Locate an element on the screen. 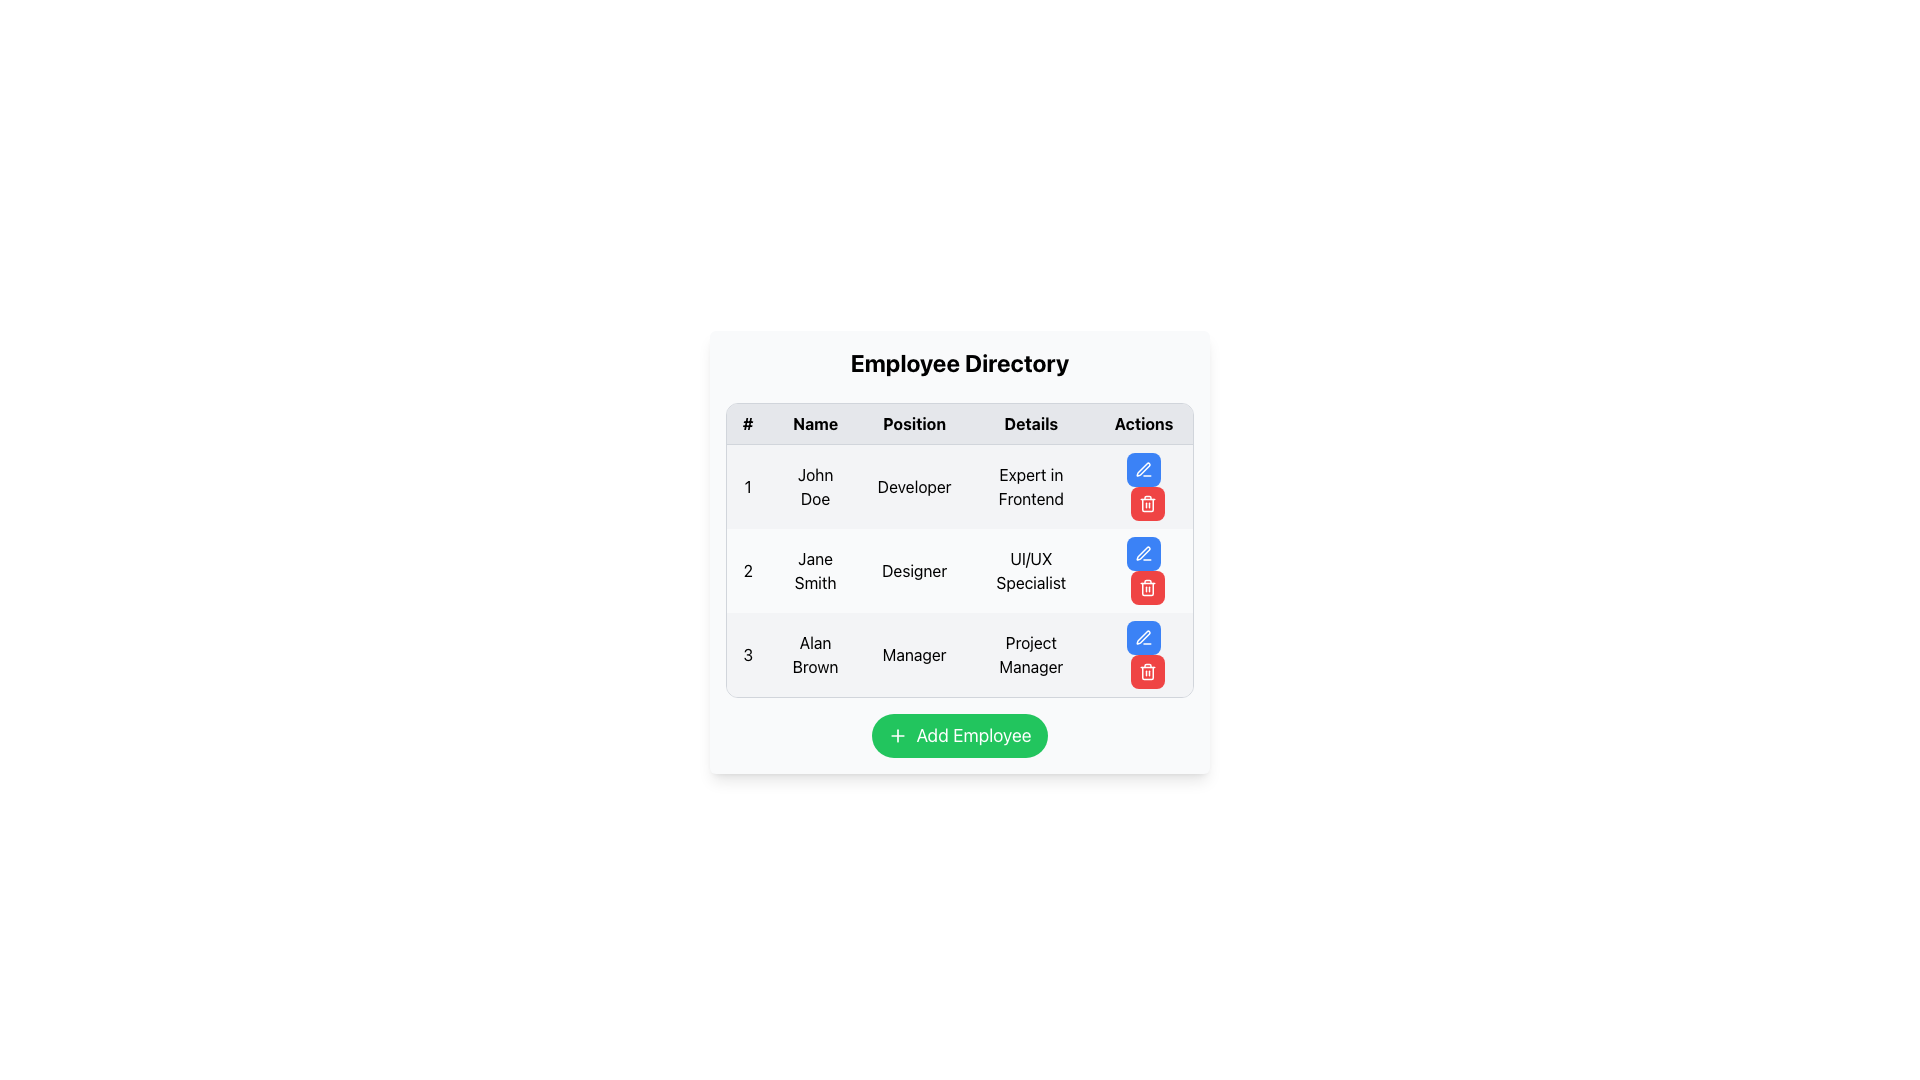 This screenshot has width=1920, height=1080. the 'Developer' text label in the 'Position' column for 'John Doe' in the Employee Directory interface is located at coordinates (913, 486).